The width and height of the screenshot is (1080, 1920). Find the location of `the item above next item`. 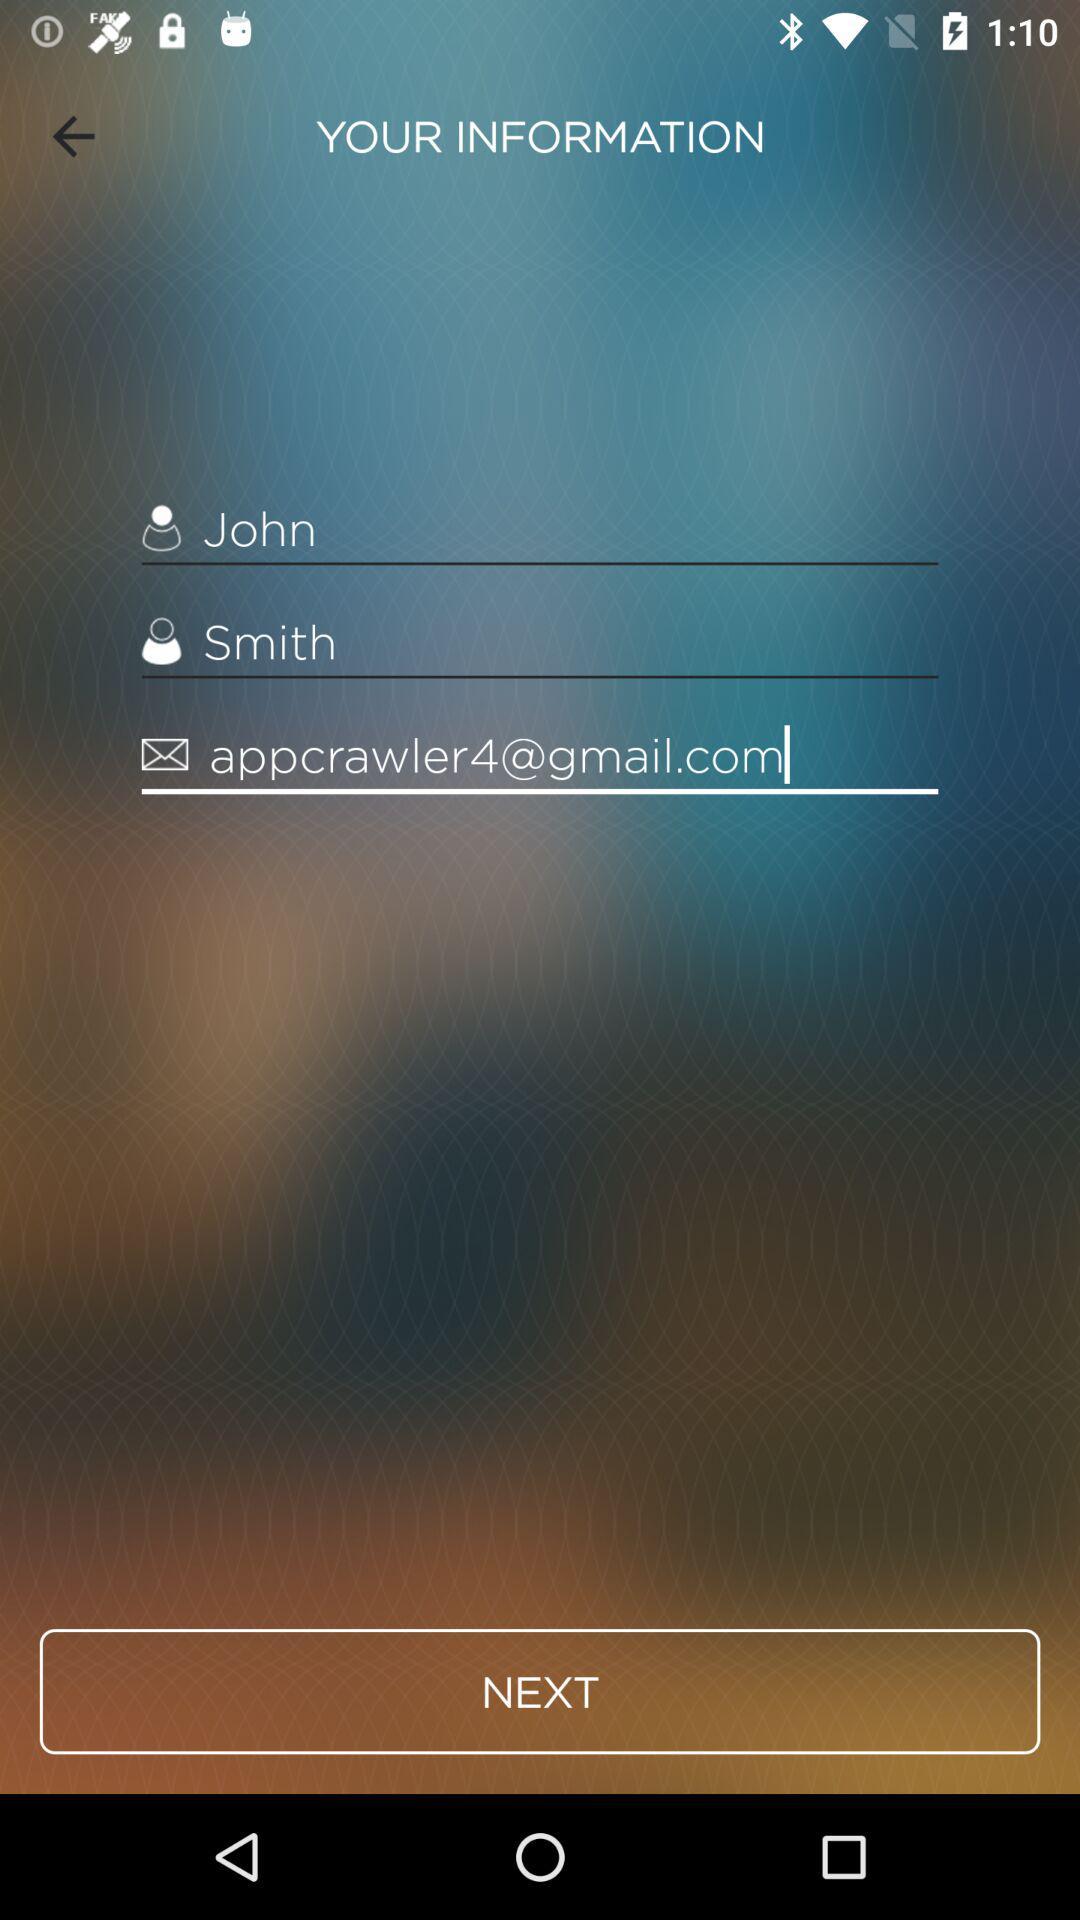

the item above next item is located at coordinates (540, 754).